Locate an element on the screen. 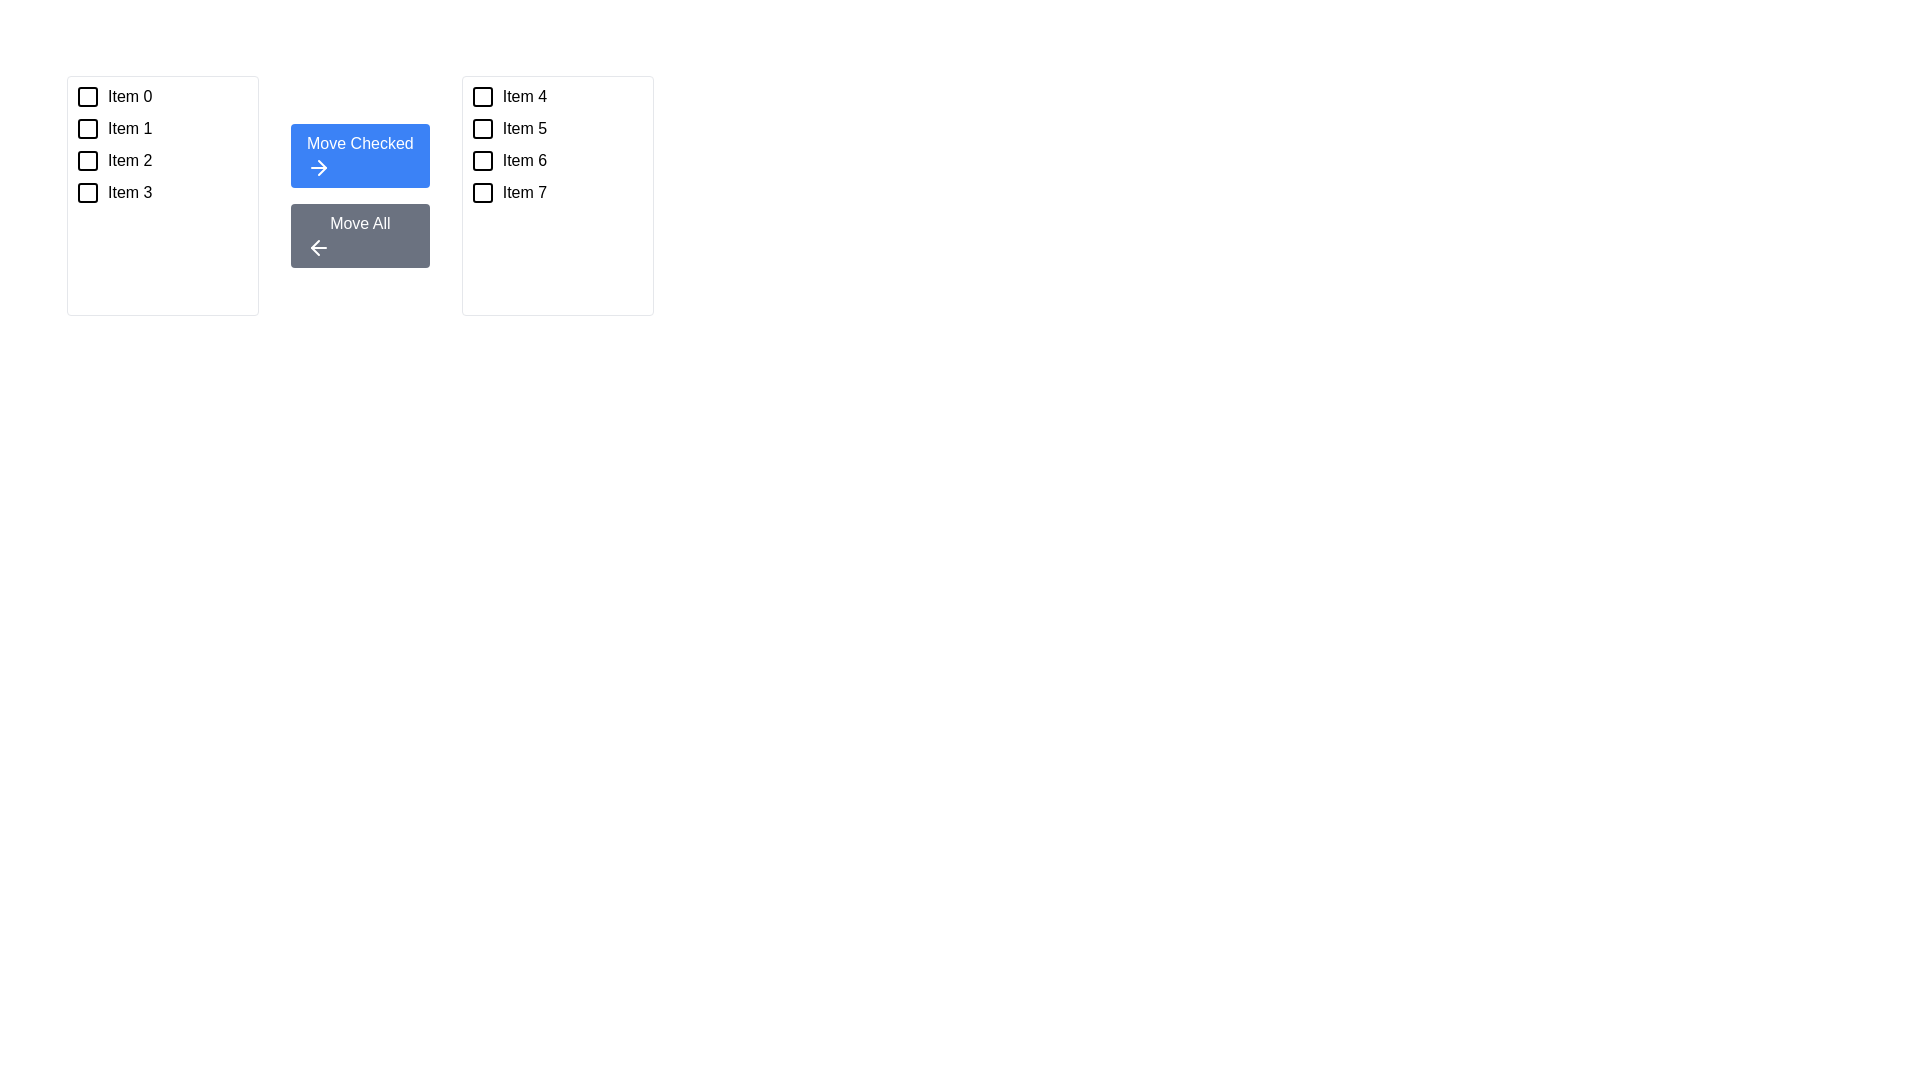  the button located in the middle of the interface, positioned above the 'Move All' button, to move selected items from the left panel to the right panel is located at coordinates (360, 154).